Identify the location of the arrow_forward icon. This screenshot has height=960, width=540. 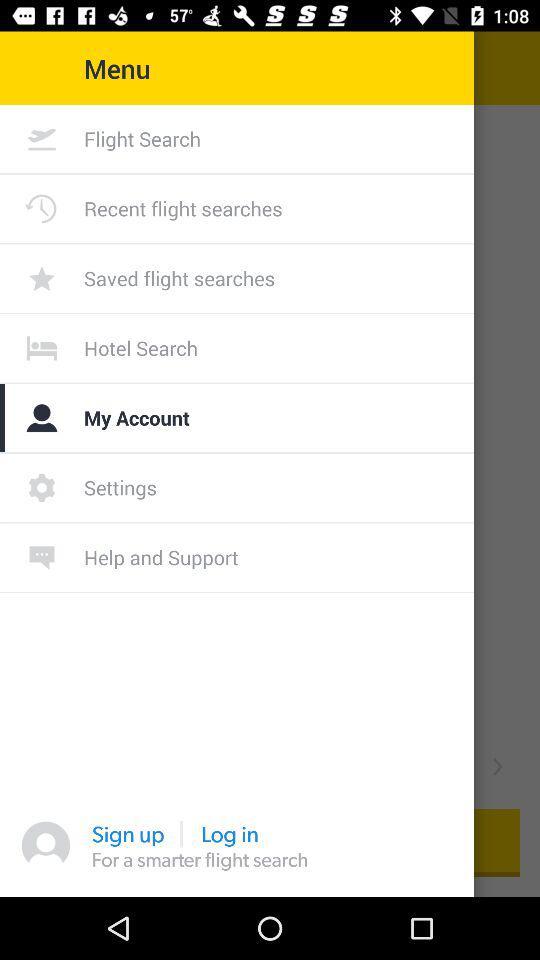
(496, 765).